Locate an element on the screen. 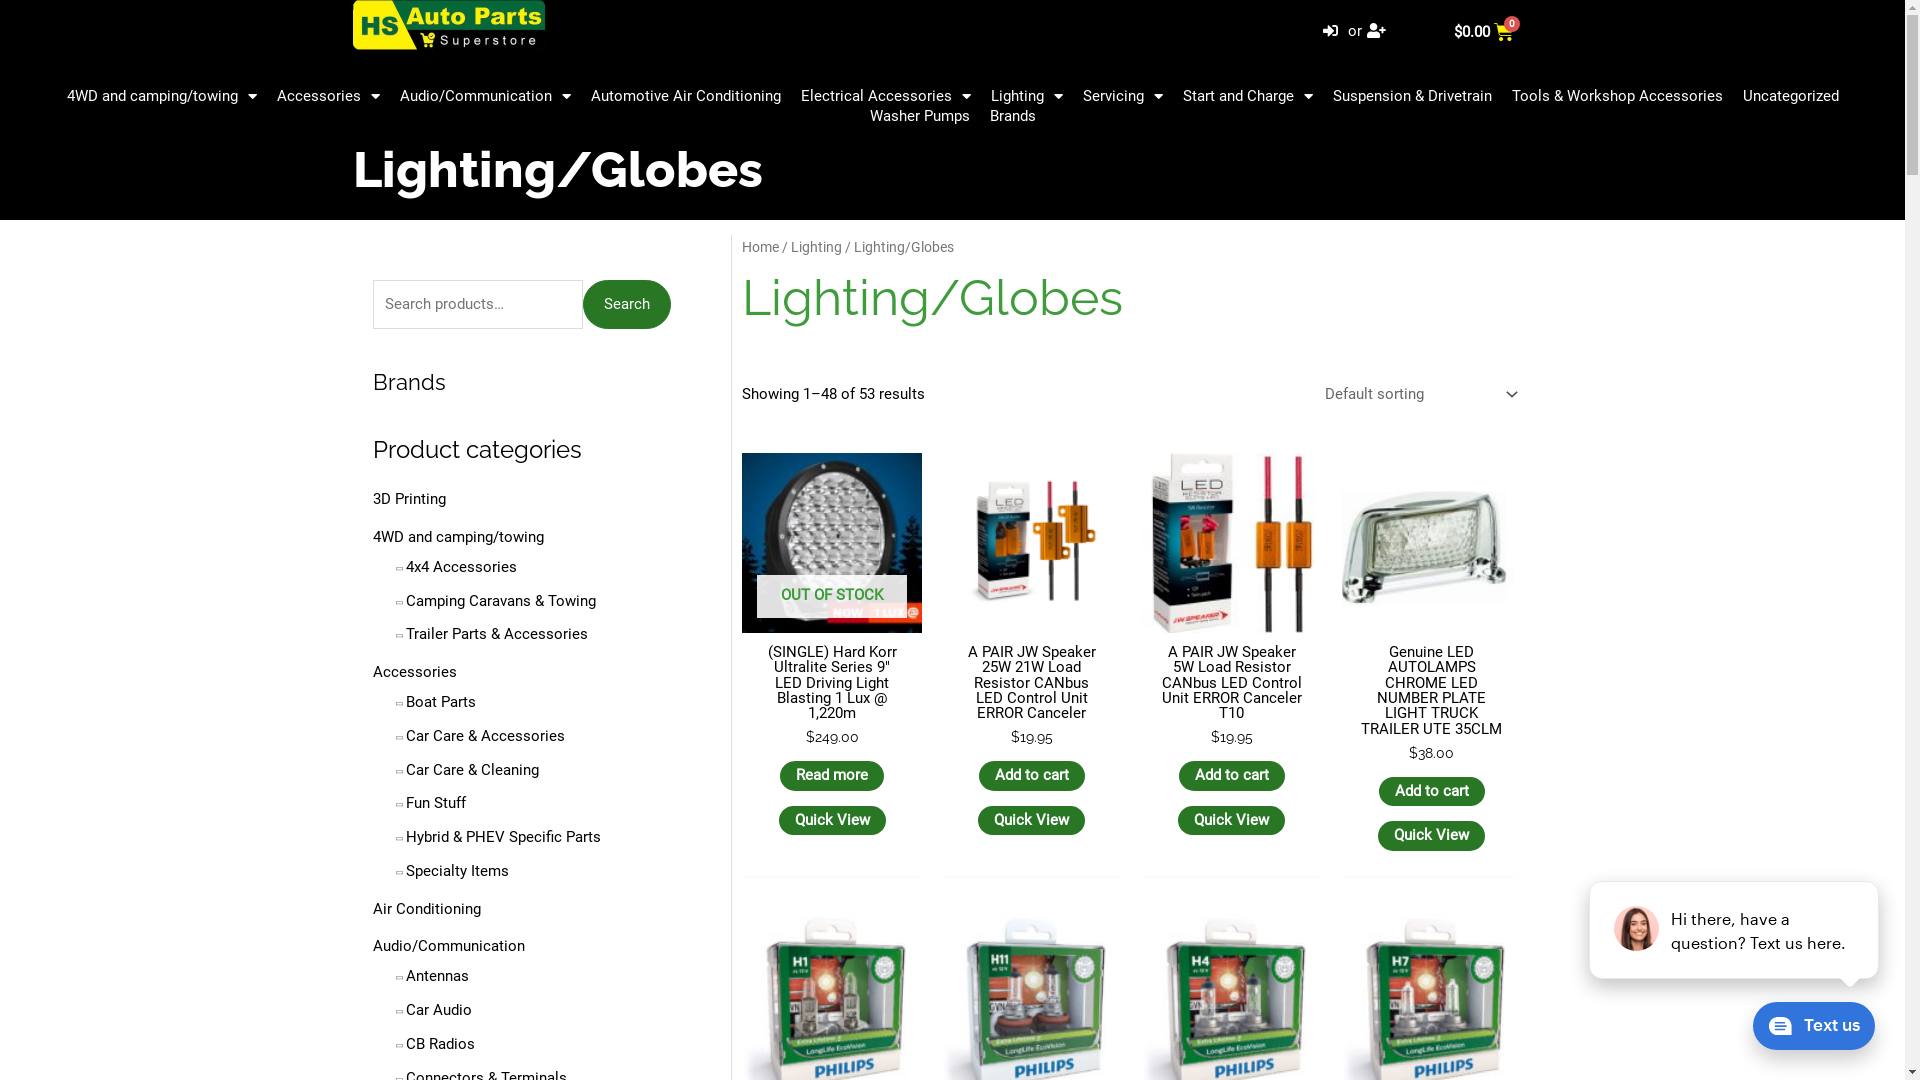 This screenshot has height=1080, width=1920. 'Air Conditioning' is located at coordinates (425, 909).